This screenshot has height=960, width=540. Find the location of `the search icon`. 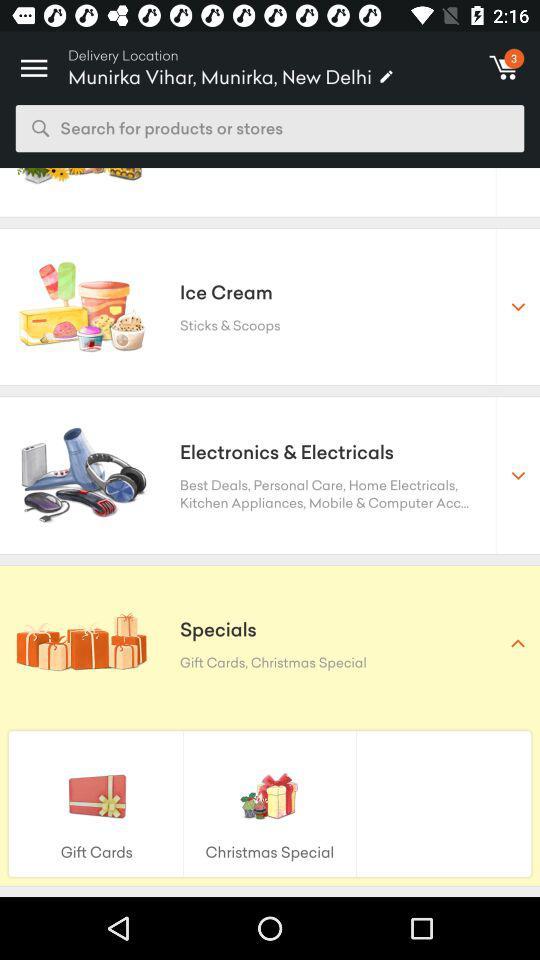

the search icon is located at coordinates (40, 127).